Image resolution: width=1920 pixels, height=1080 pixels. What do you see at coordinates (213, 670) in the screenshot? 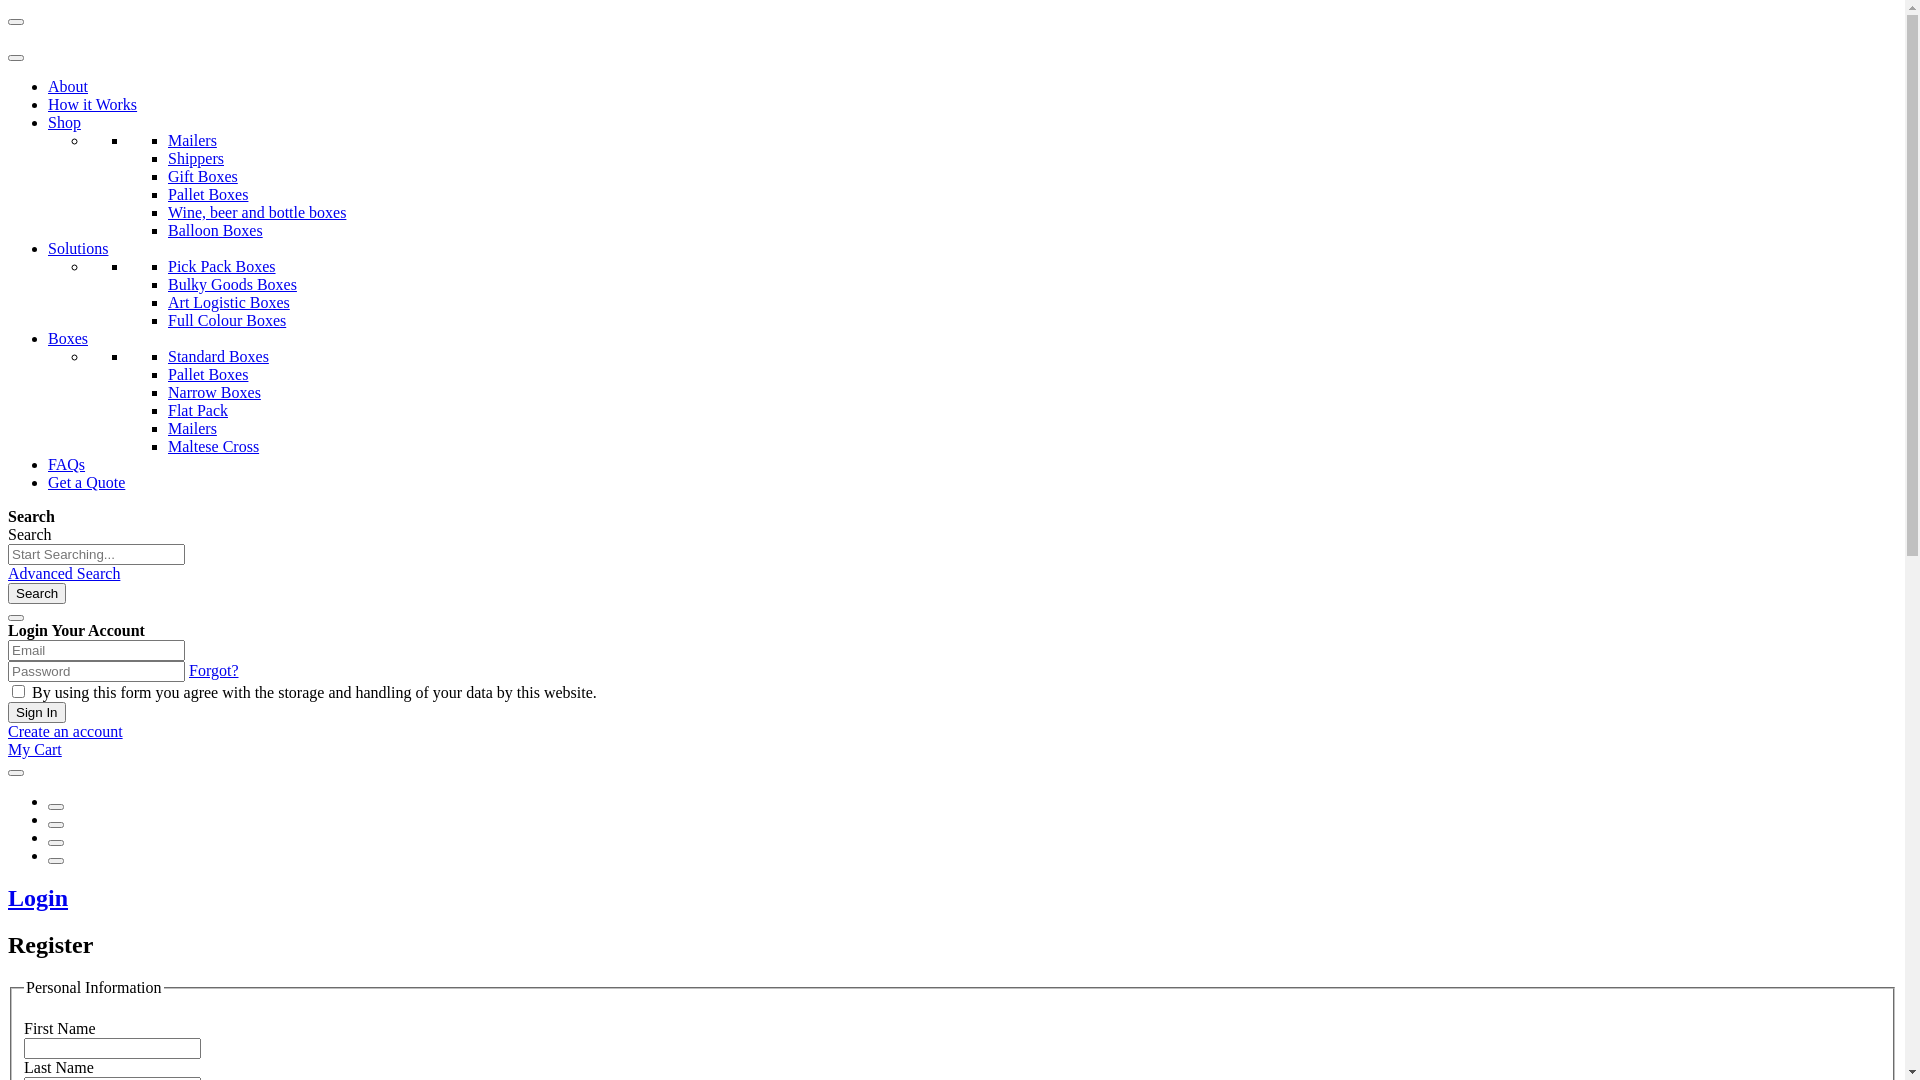
I see `'Forgot?'` at bounding box center [213, 670].